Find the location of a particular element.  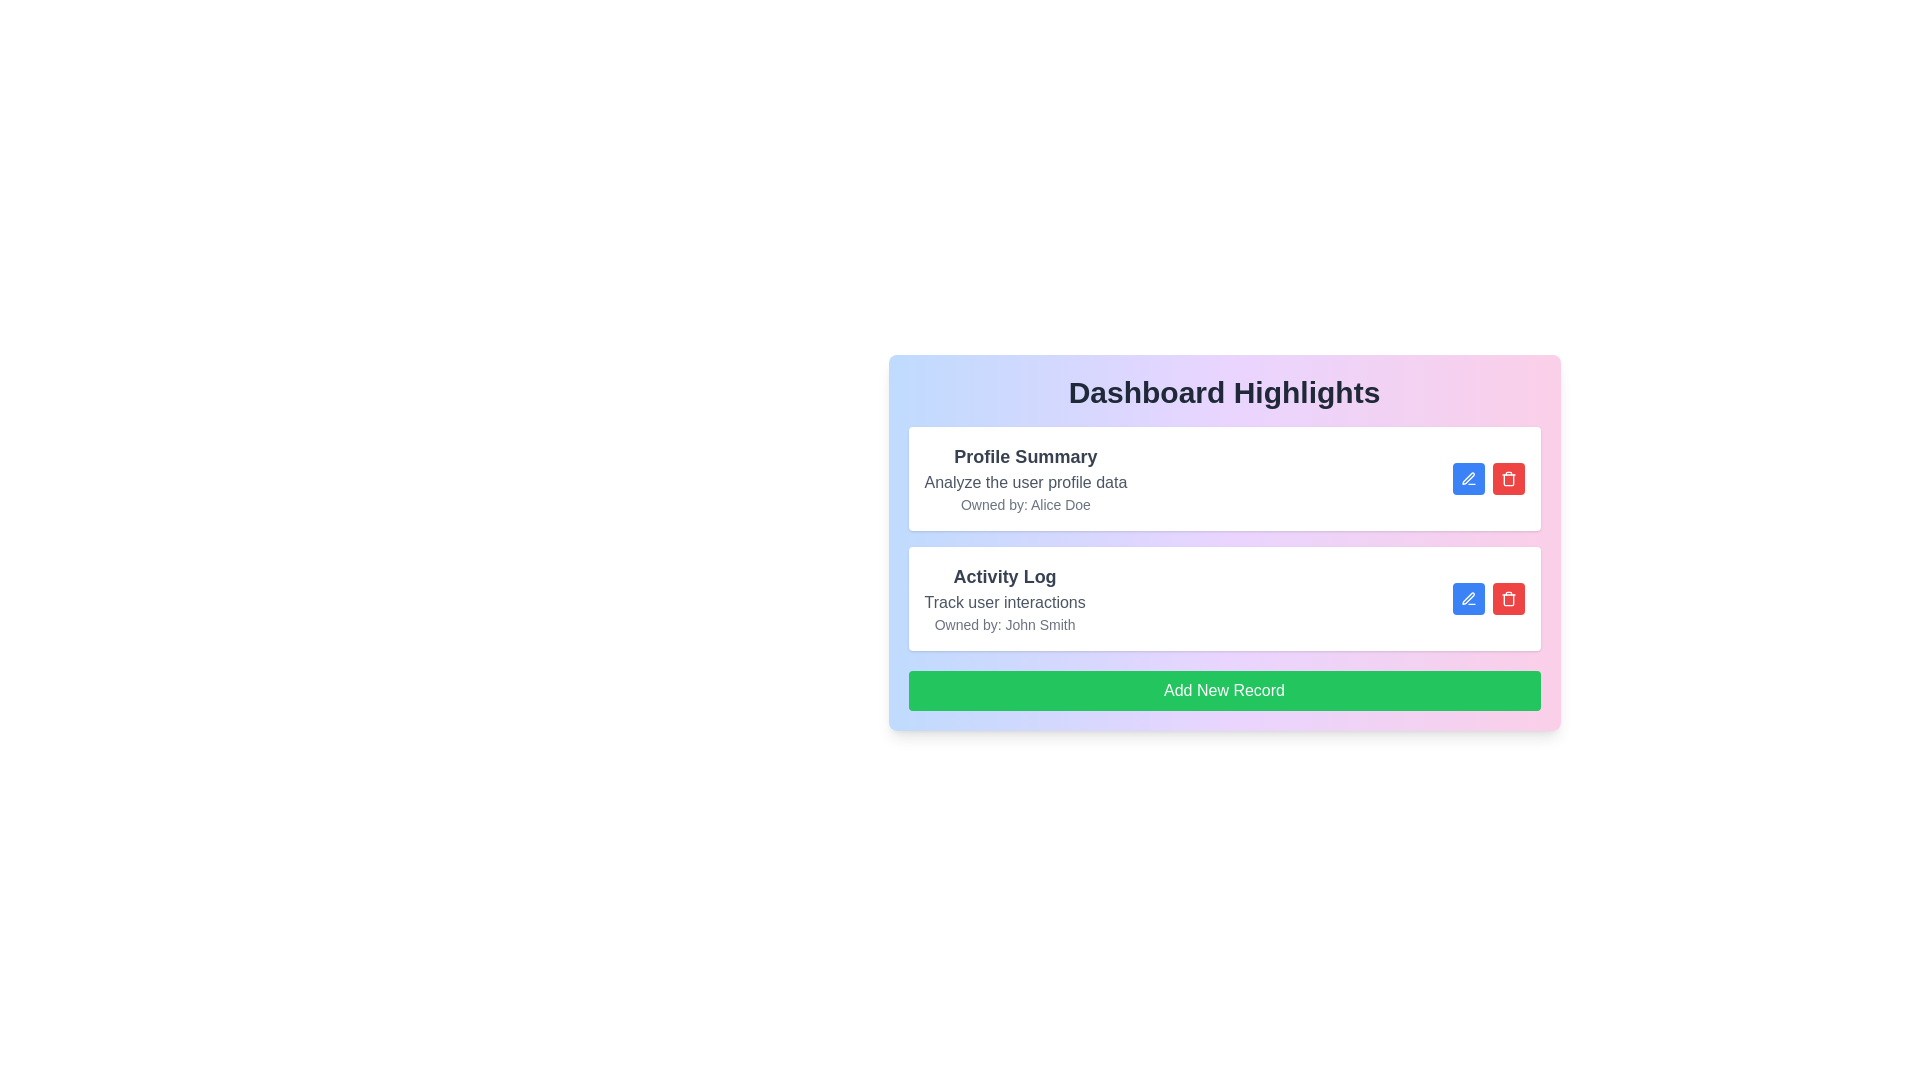

the compact blue icon resembling a pen or edit tool located in the 'Profile Summary' section of the dashboard widget is located at coordinates (1468, 478).